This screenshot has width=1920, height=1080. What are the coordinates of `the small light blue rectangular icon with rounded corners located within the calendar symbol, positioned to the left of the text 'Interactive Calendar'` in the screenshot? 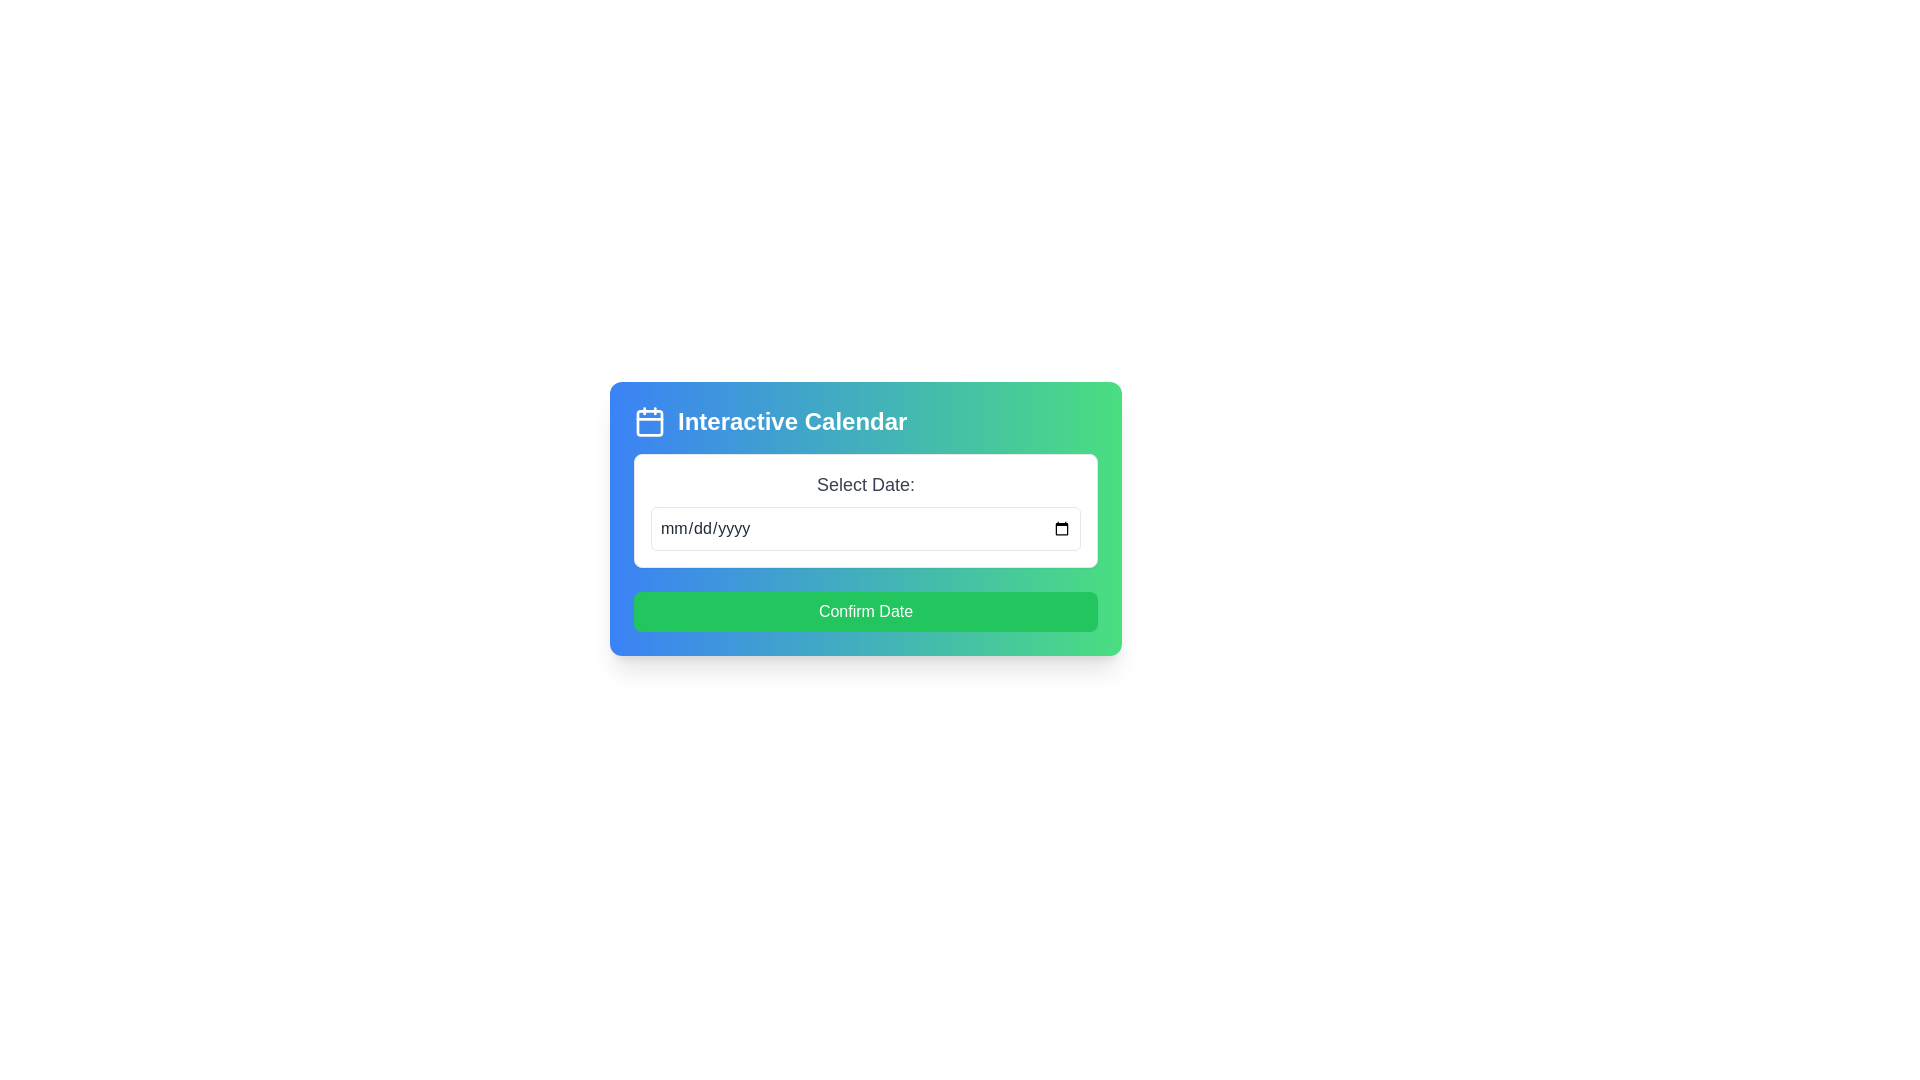 It's located at (649, 422).